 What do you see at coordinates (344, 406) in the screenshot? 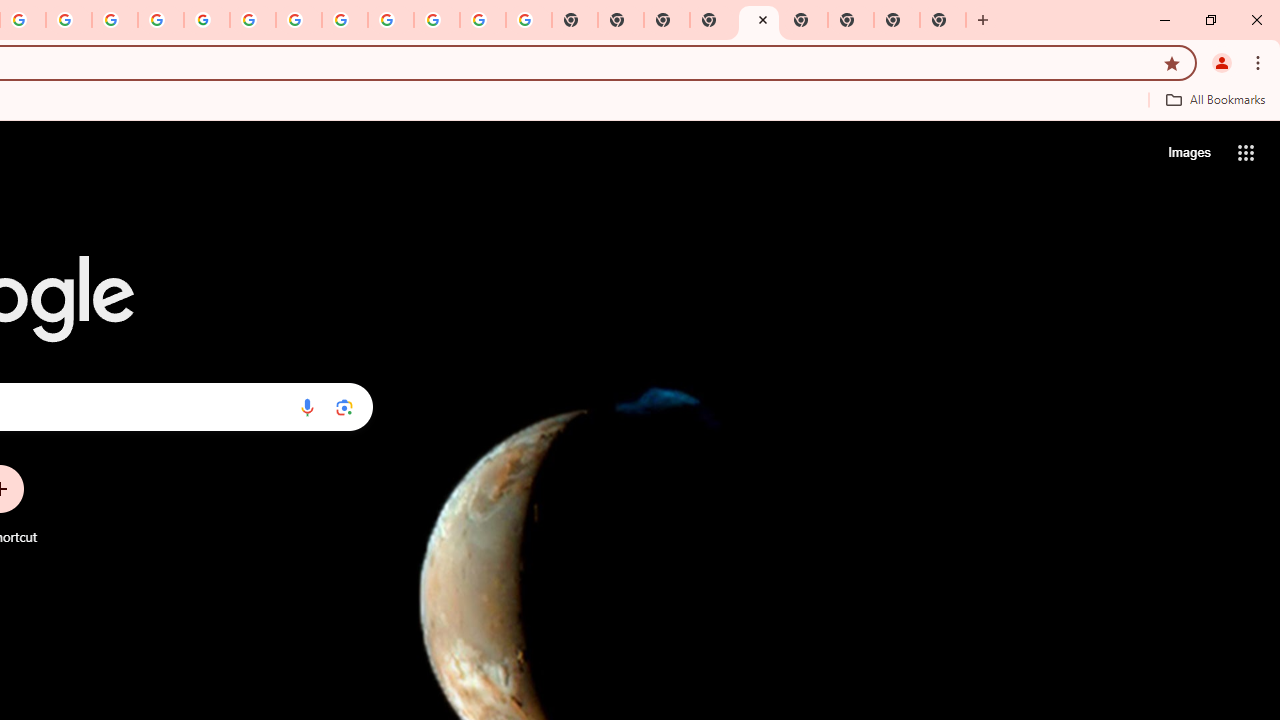
I see `'Search by image'` at bounding box center [344, 406].